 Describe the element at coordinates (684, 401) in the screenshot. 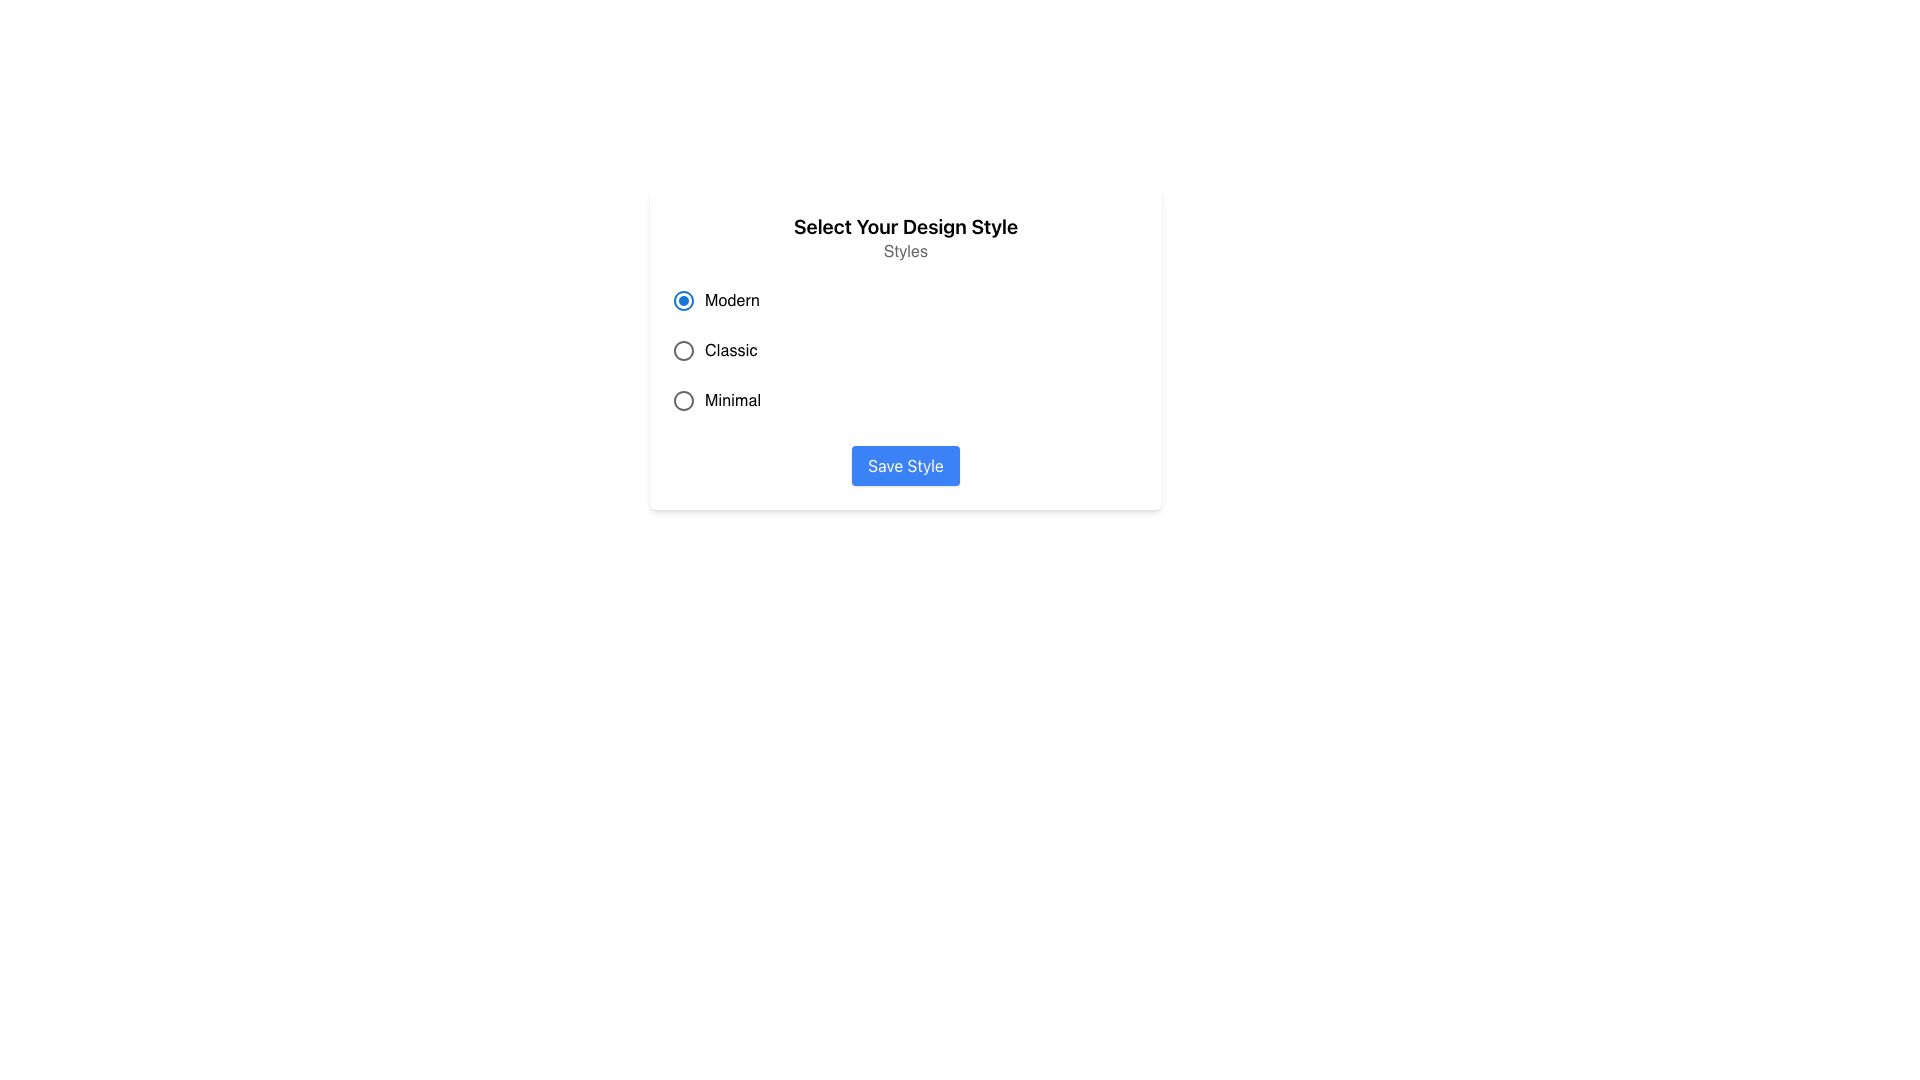

I see `the radio button indicator for the 'Minimal' option` at that location.